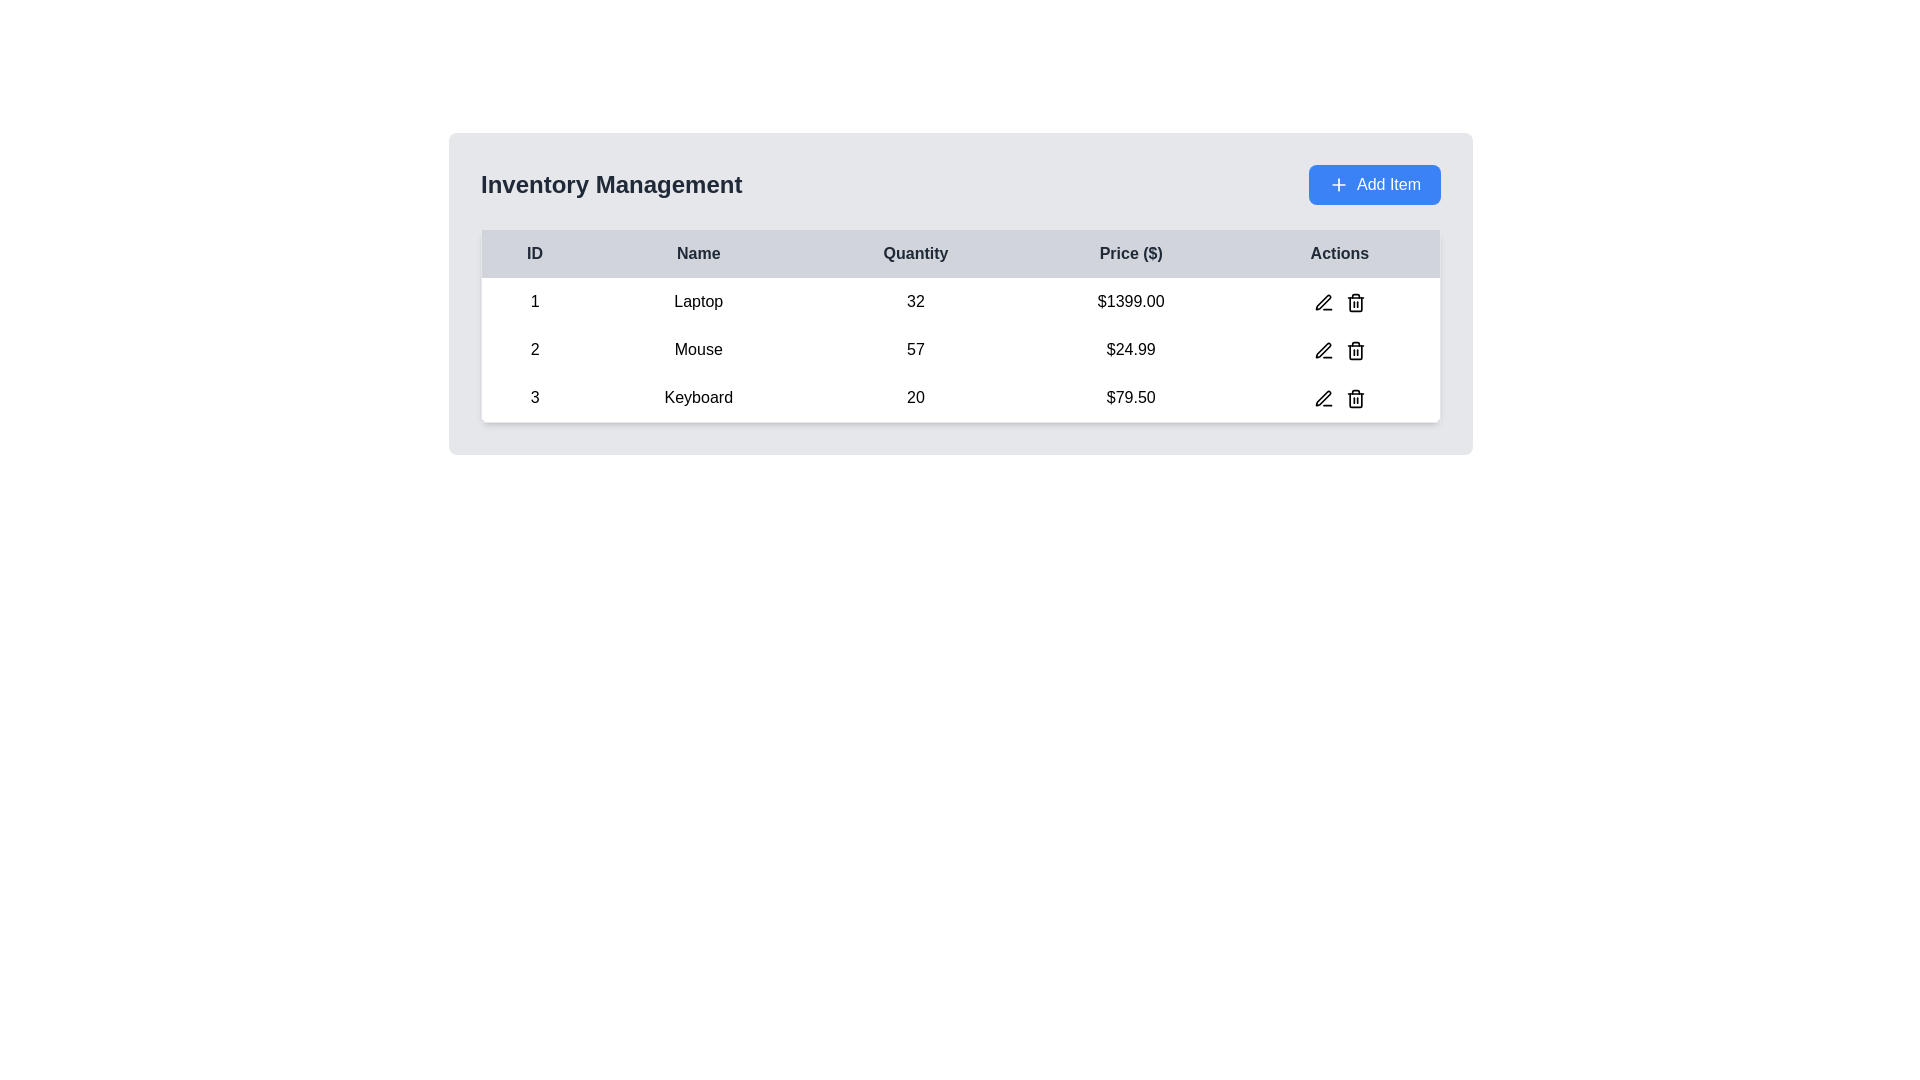 The height and width of the screenshot is (1080, 1920). What do you see at coordinates (610, 185) in the screenshot?
I see `the 'Inventory Management' text label, which is styled as bold and large in dark gray, located at the top left of the header section` at bounding box center [610, 185].